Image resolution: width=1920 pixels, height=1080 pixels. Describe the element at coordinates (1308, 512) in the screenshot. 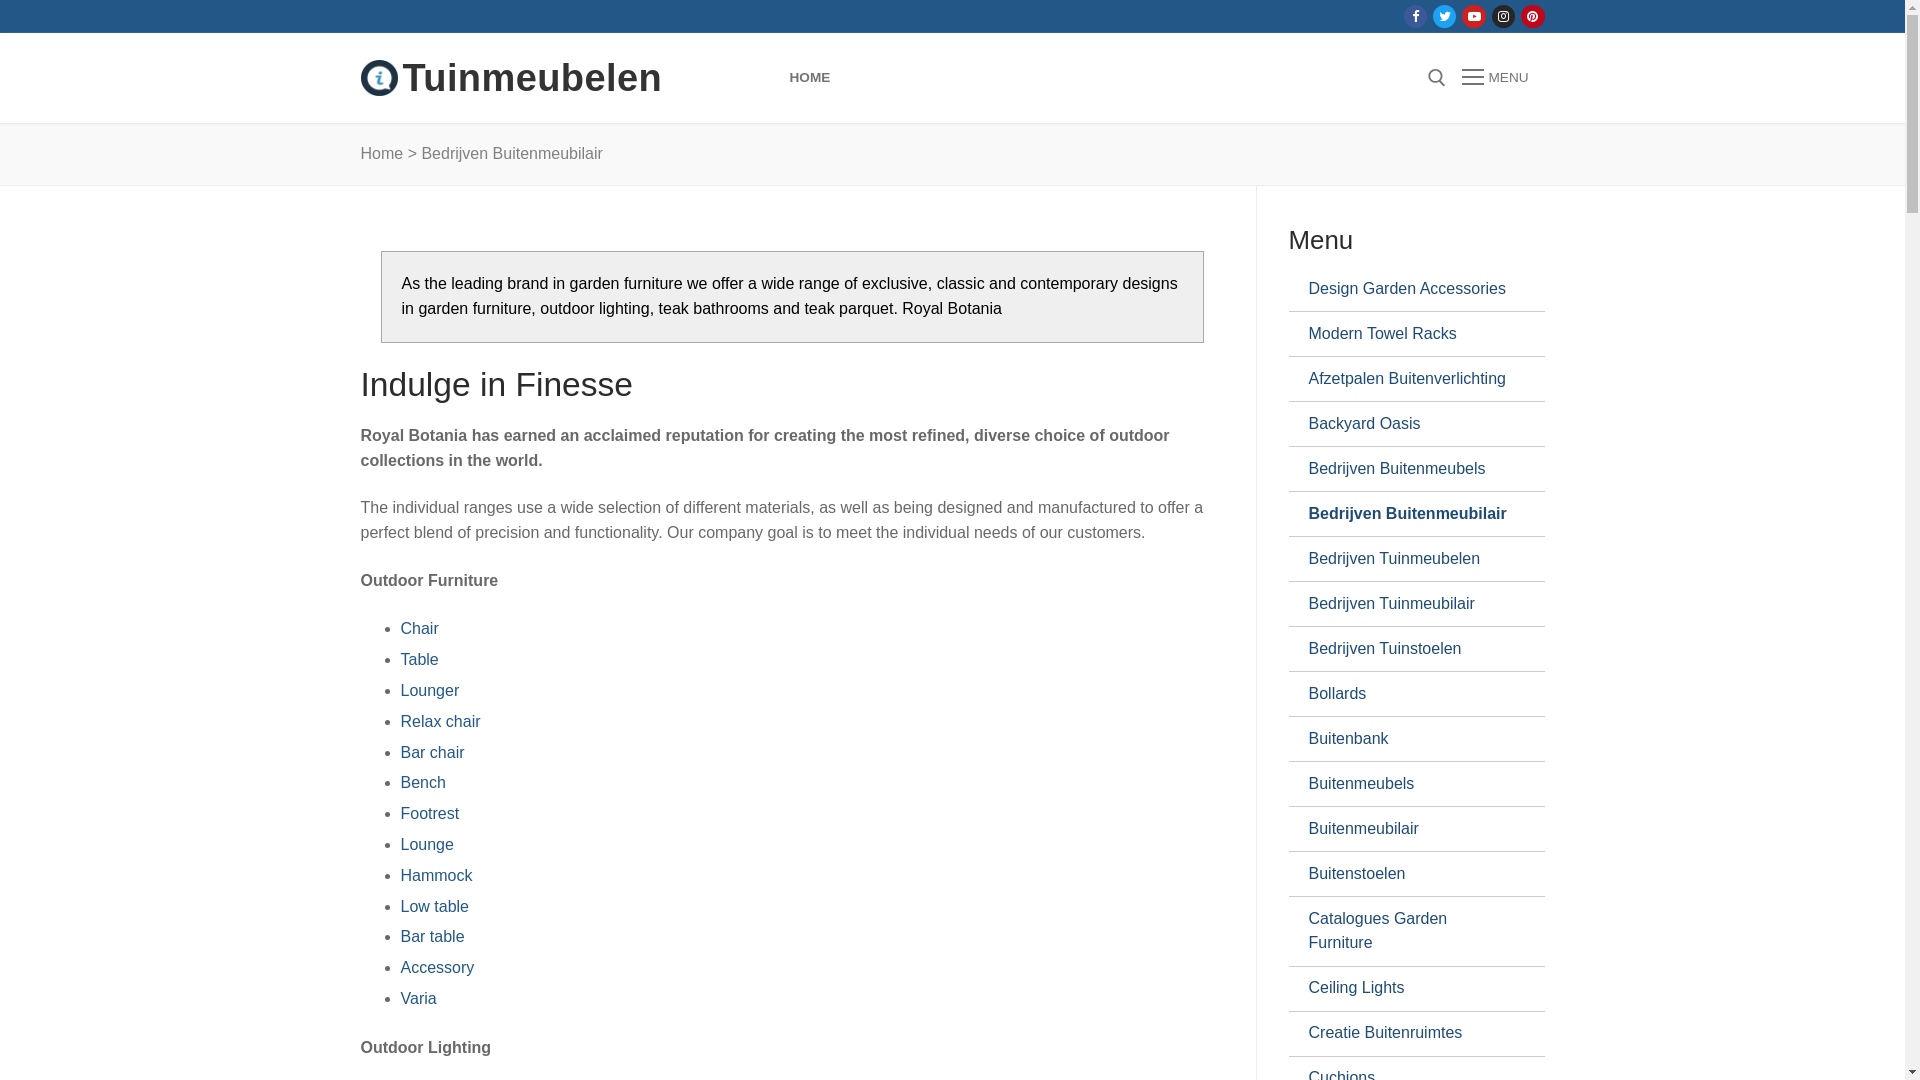

I see `'Bedrijven Buitenmeubilair'` at that location.